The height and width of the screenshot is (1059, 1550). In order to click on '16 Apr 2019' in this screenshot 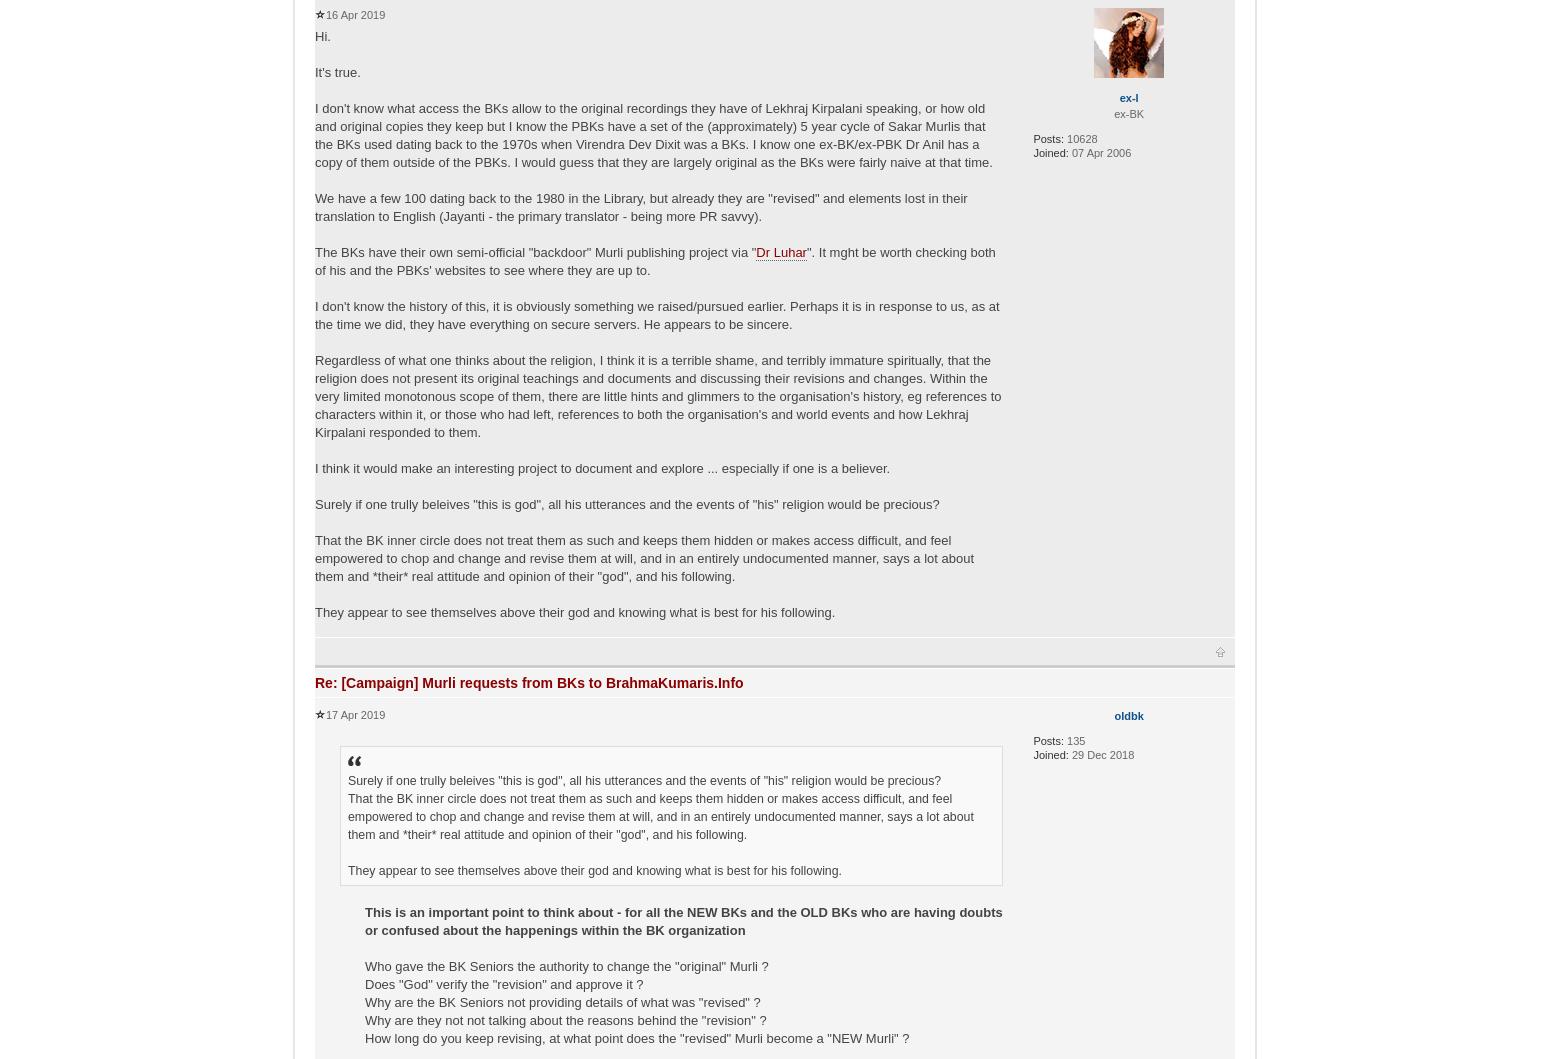, I will do `click(324, 13)`.